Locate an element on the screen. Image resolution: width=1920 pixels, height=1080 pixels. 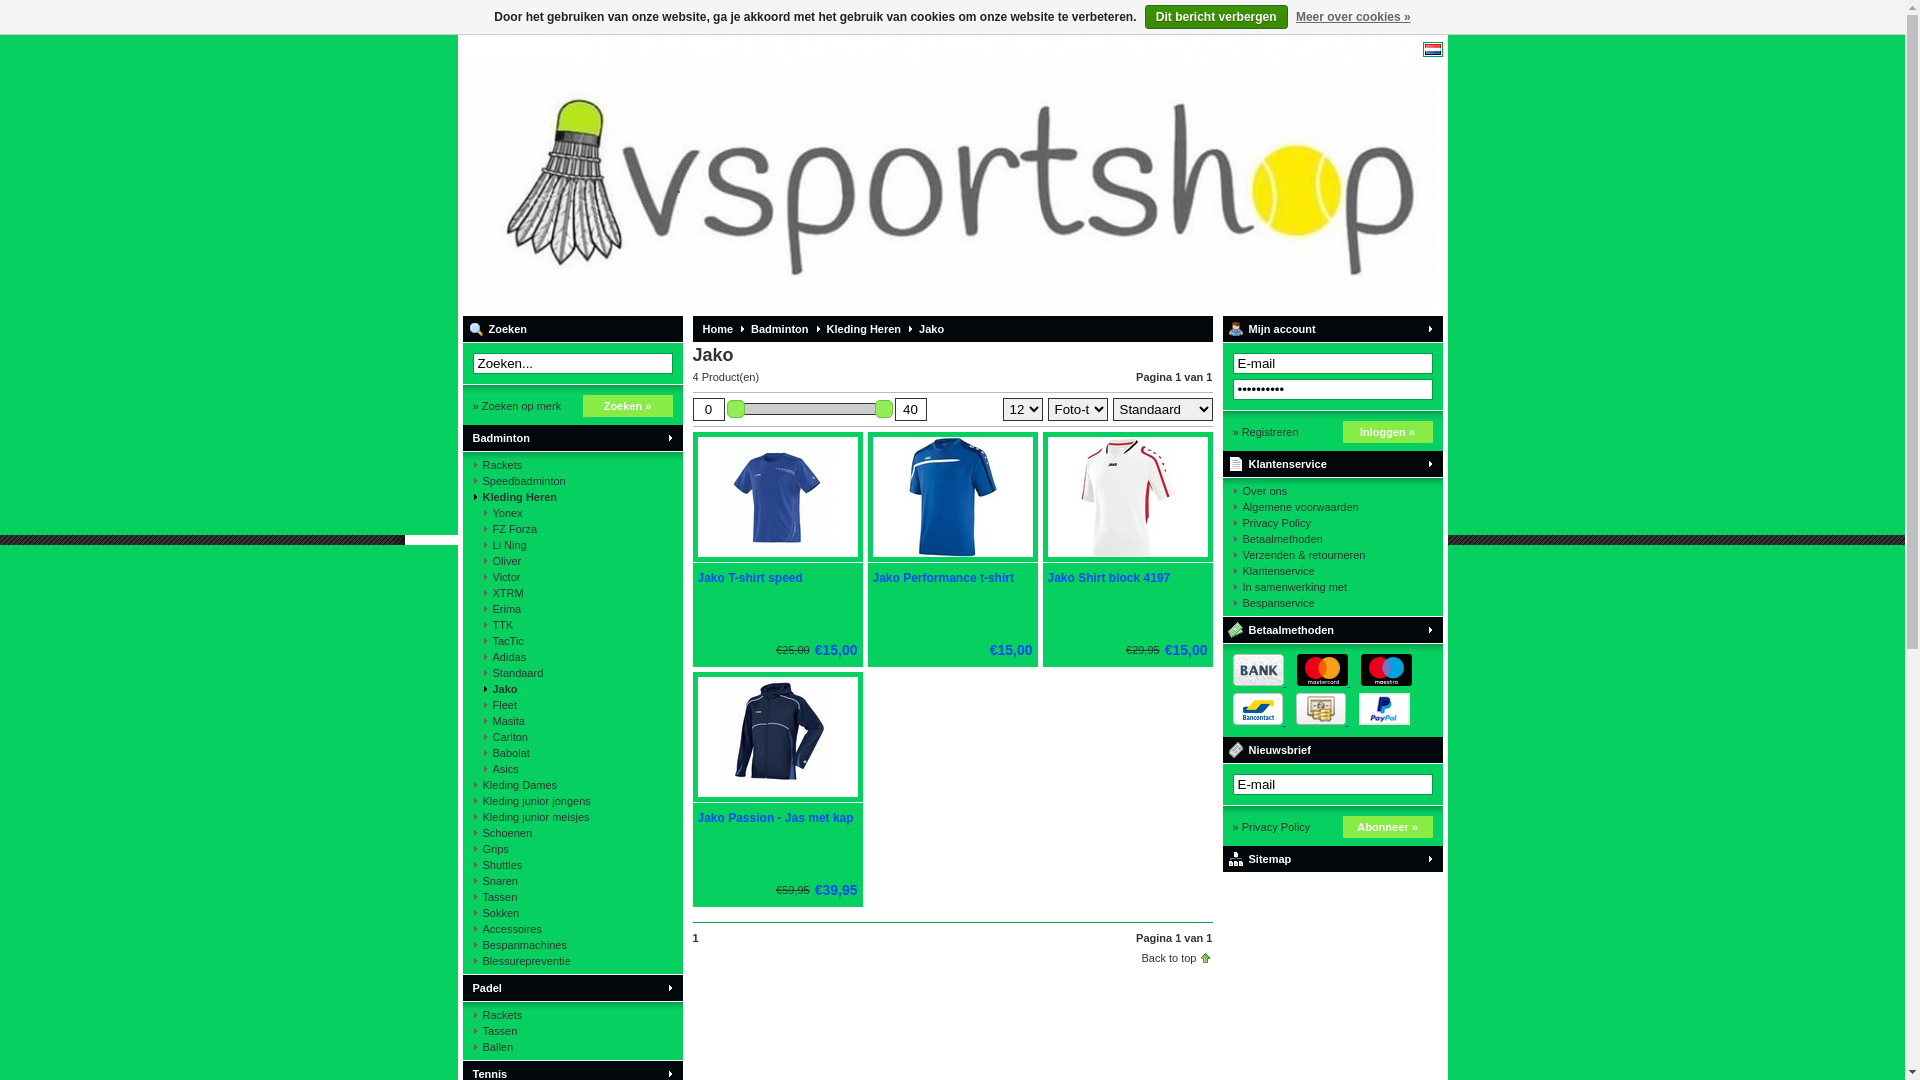
'In samenwerking met' is located at coordinates (1332, 585).